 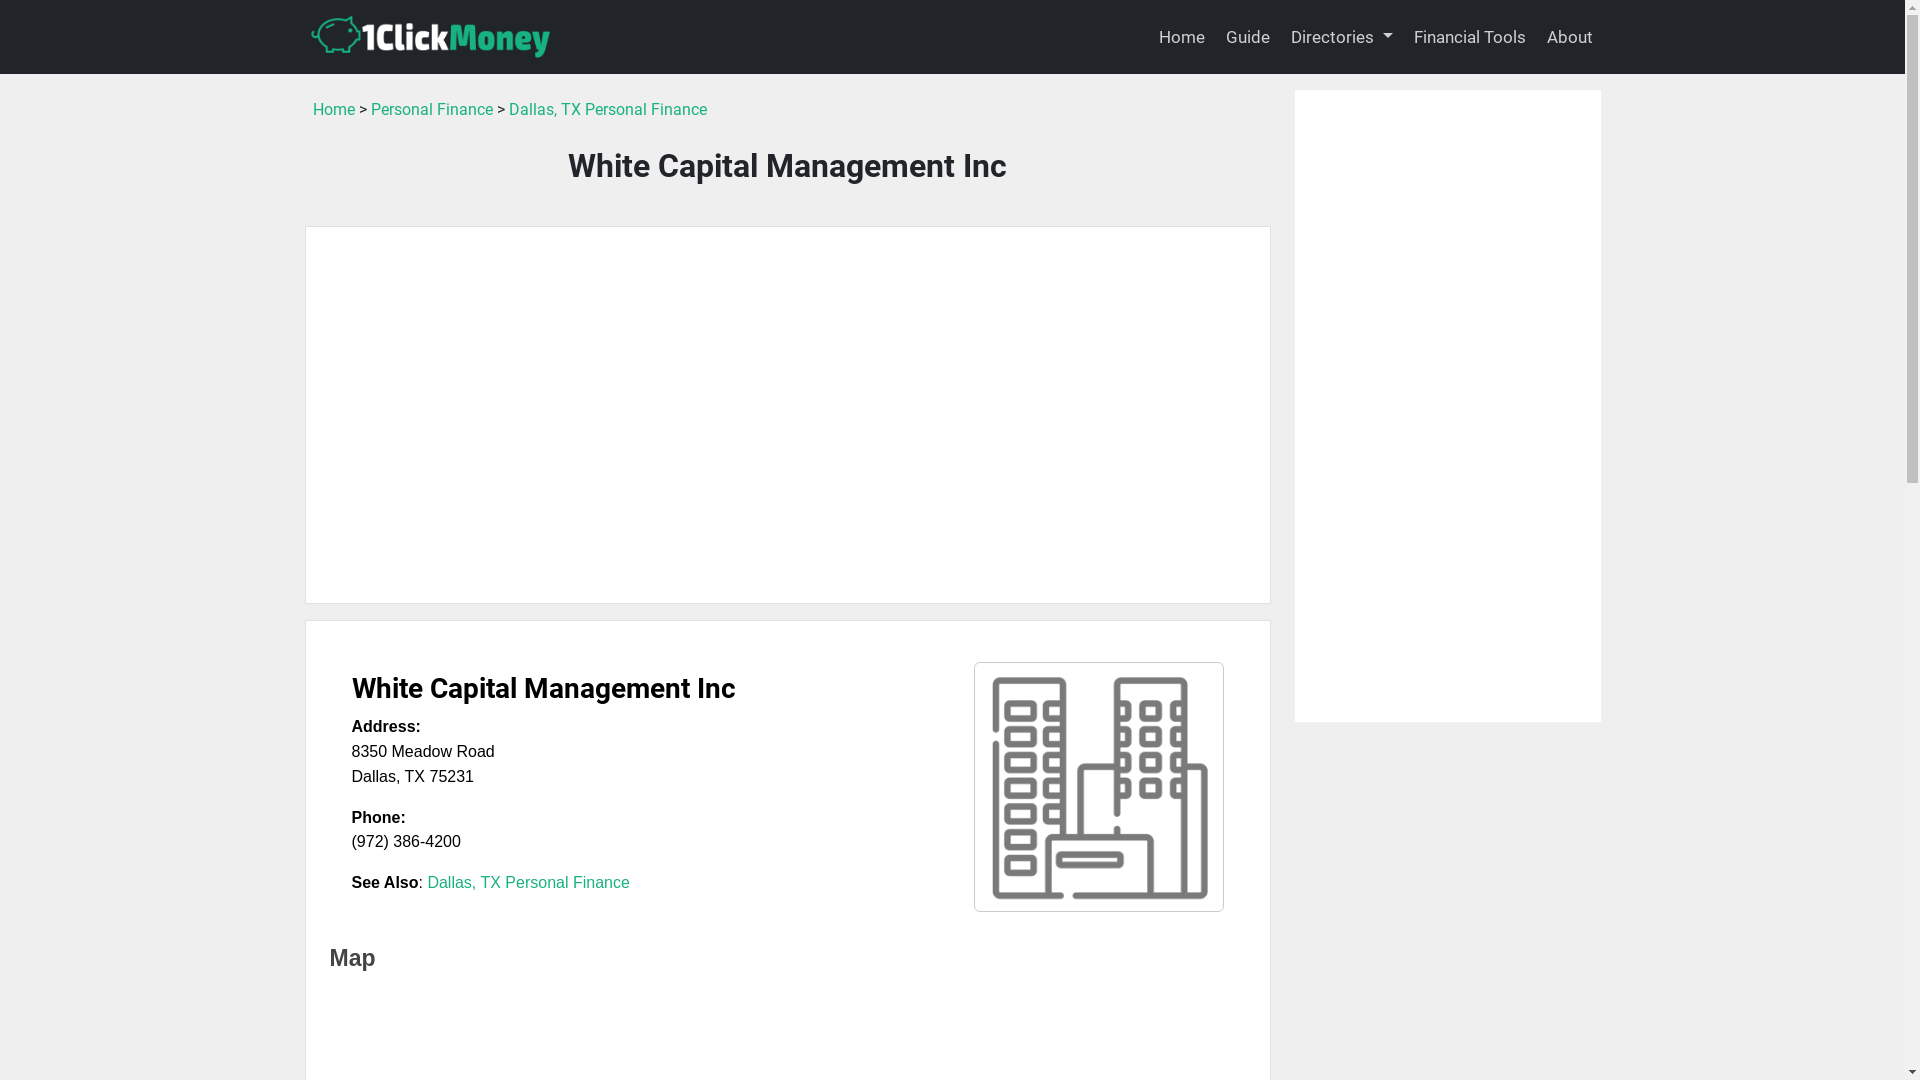 I want to click on 'Personal Finance', so click(x=430, y=109).